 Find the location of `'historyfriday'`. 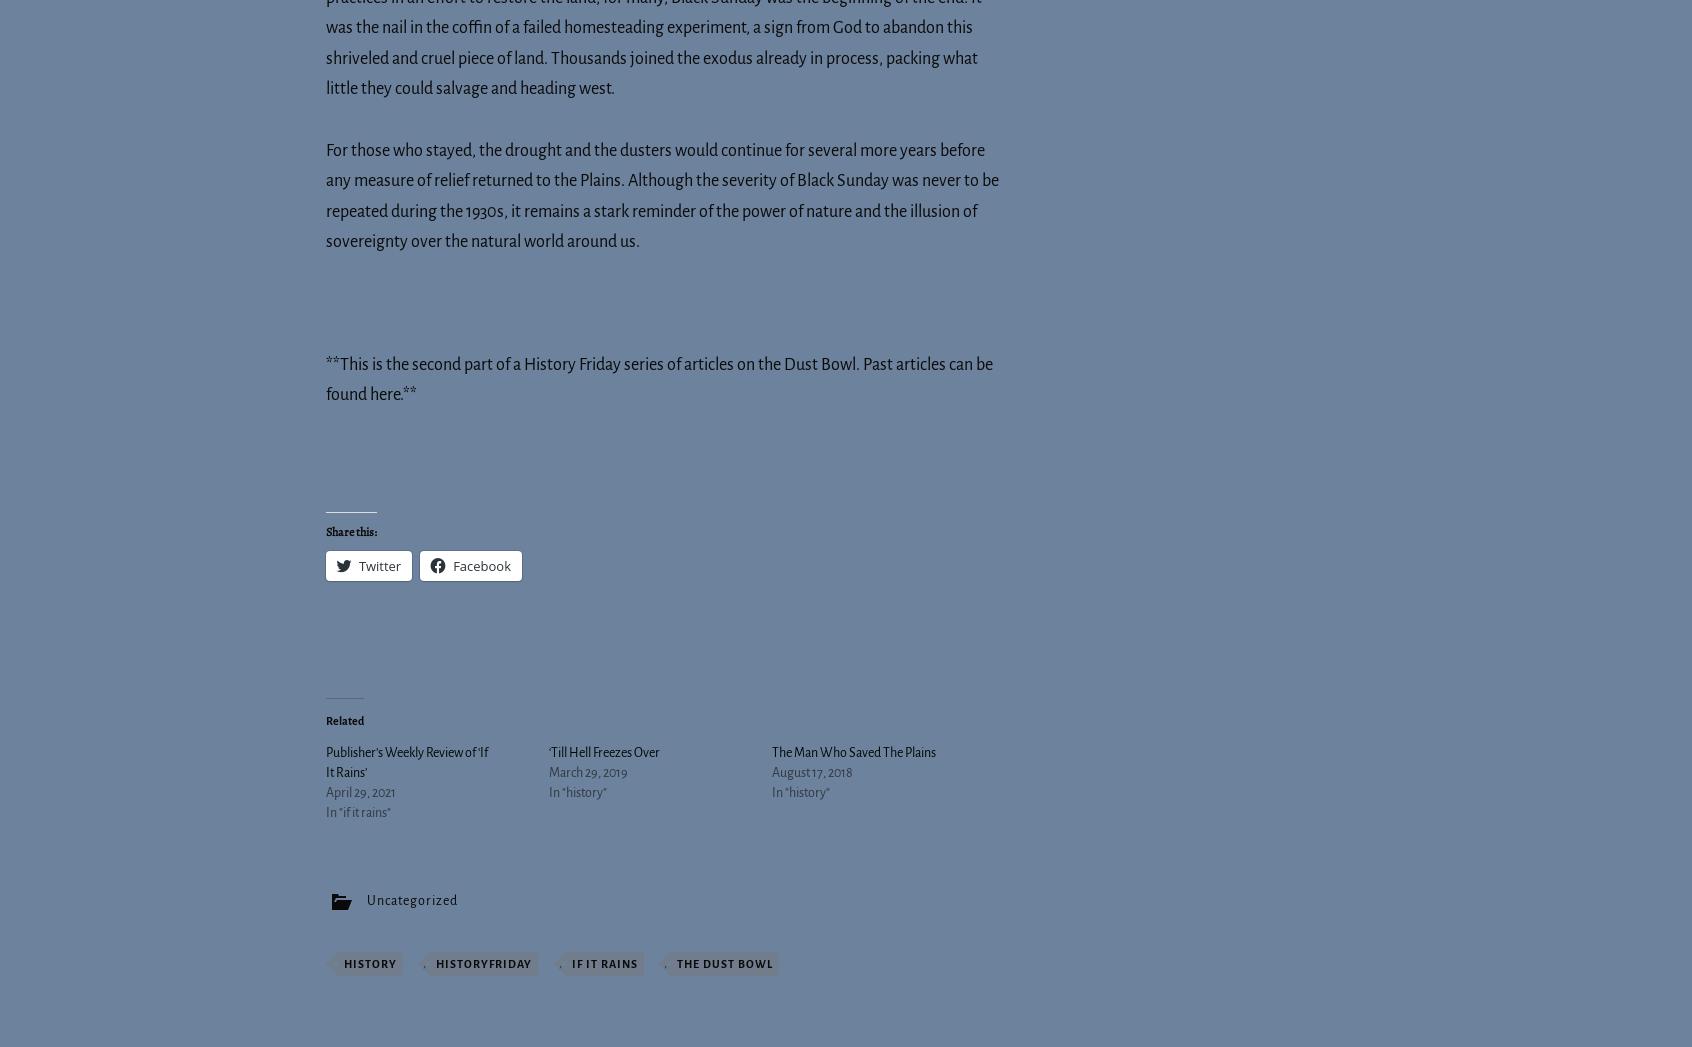

'historyfriday' is located at coordinates (483, 962).